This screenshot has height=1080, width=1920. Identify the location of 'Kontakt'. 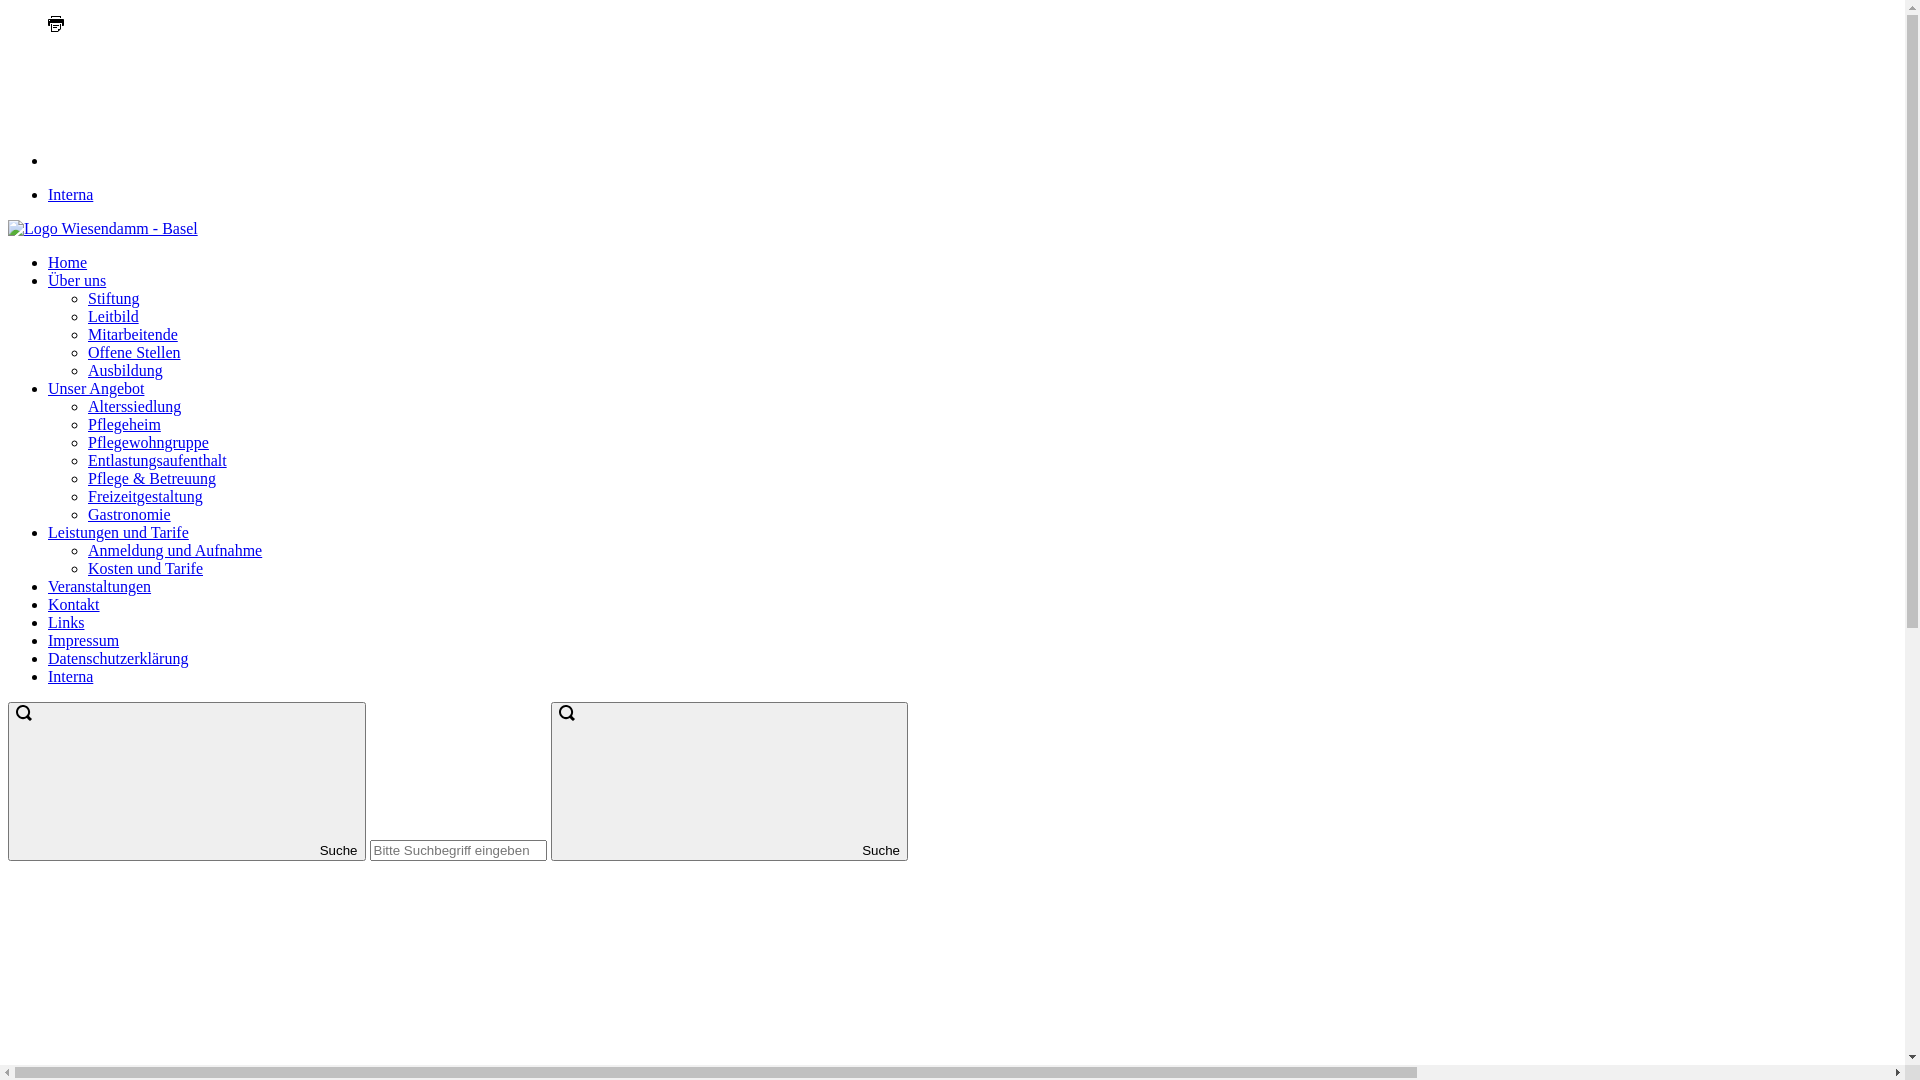
(73, 603).